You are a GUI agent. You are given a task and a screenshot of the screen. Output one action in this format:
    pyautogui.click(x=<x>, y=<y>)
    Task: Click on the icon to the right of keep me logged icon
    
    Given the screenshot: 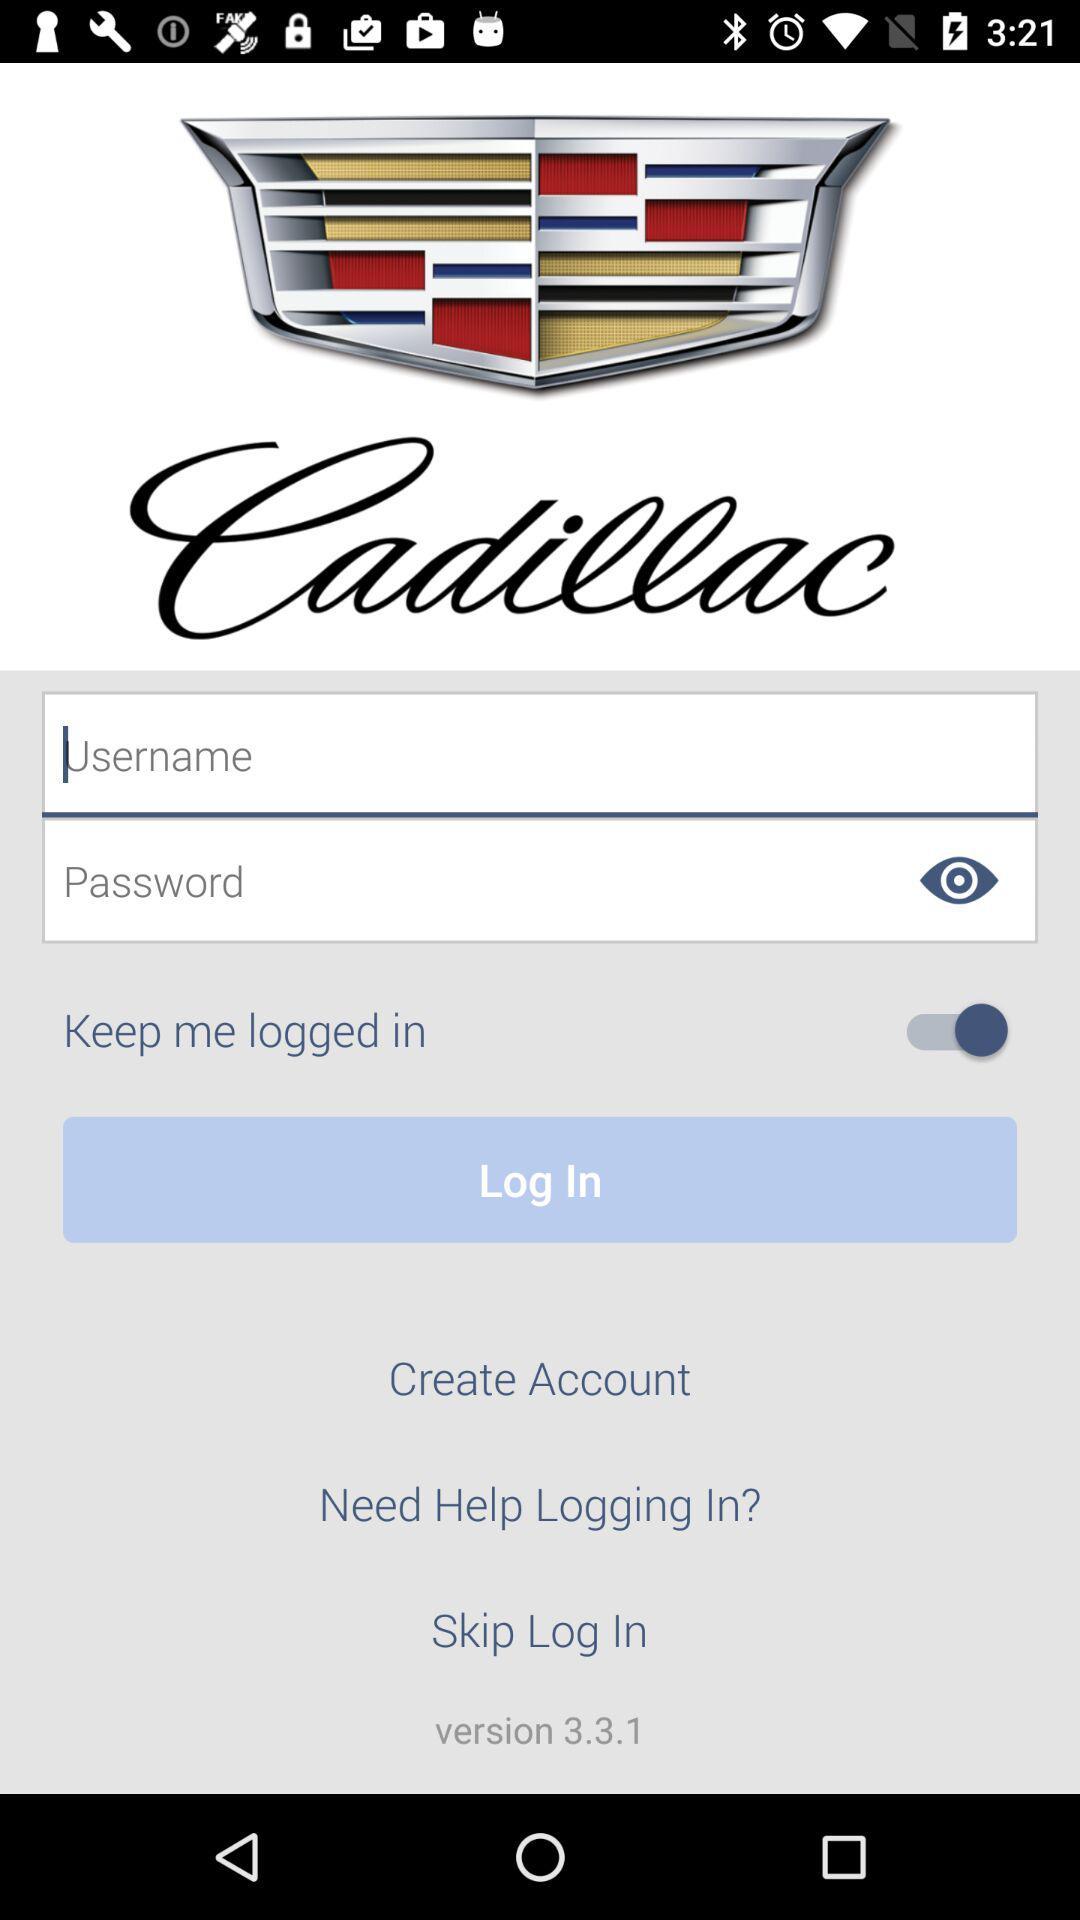 What is the action you would take?
    pyautogui.click(x=964, y=1030)
    